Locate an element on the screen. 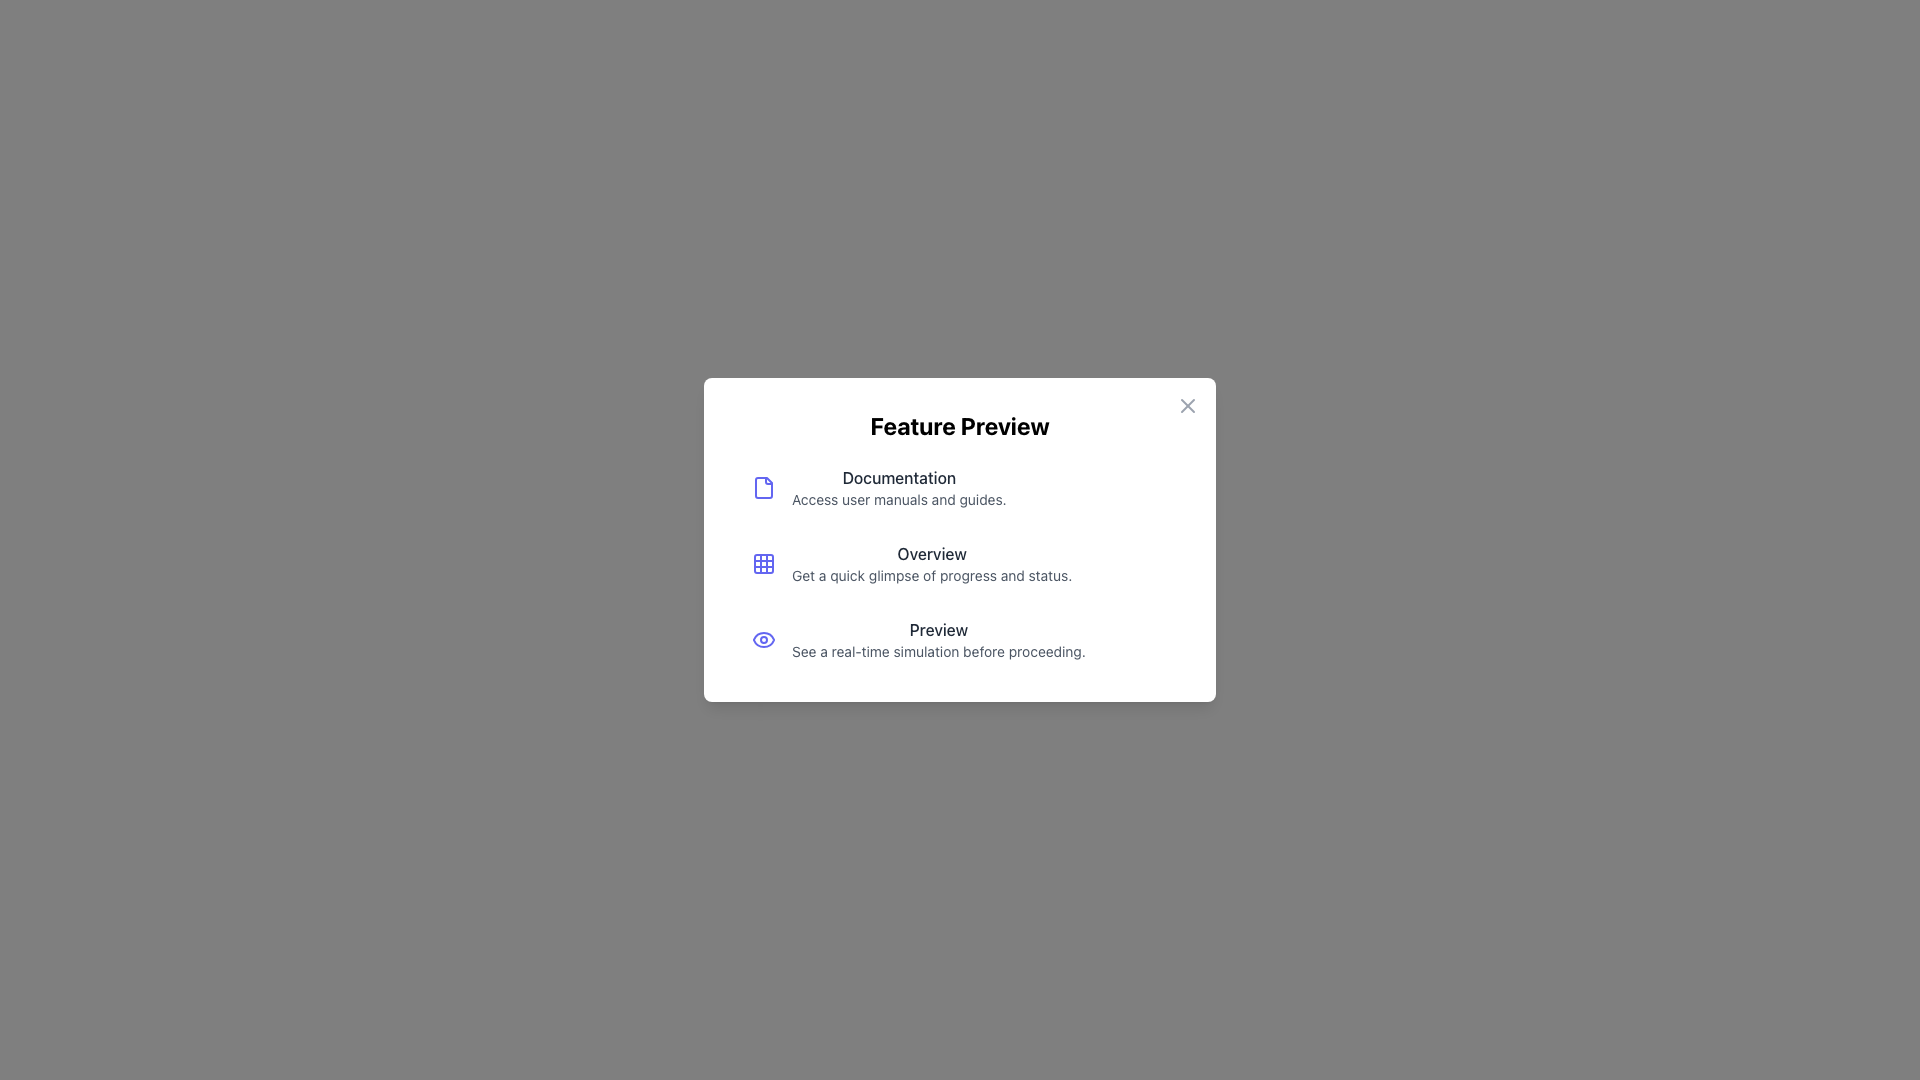 The width and height of the screenshot is (1920, 1080). the top-left square of the 3x3 grid icon representing the 'Overview' segment, located on the left side of the list item labeled 'Overview' is located at coordinates (762, 563).